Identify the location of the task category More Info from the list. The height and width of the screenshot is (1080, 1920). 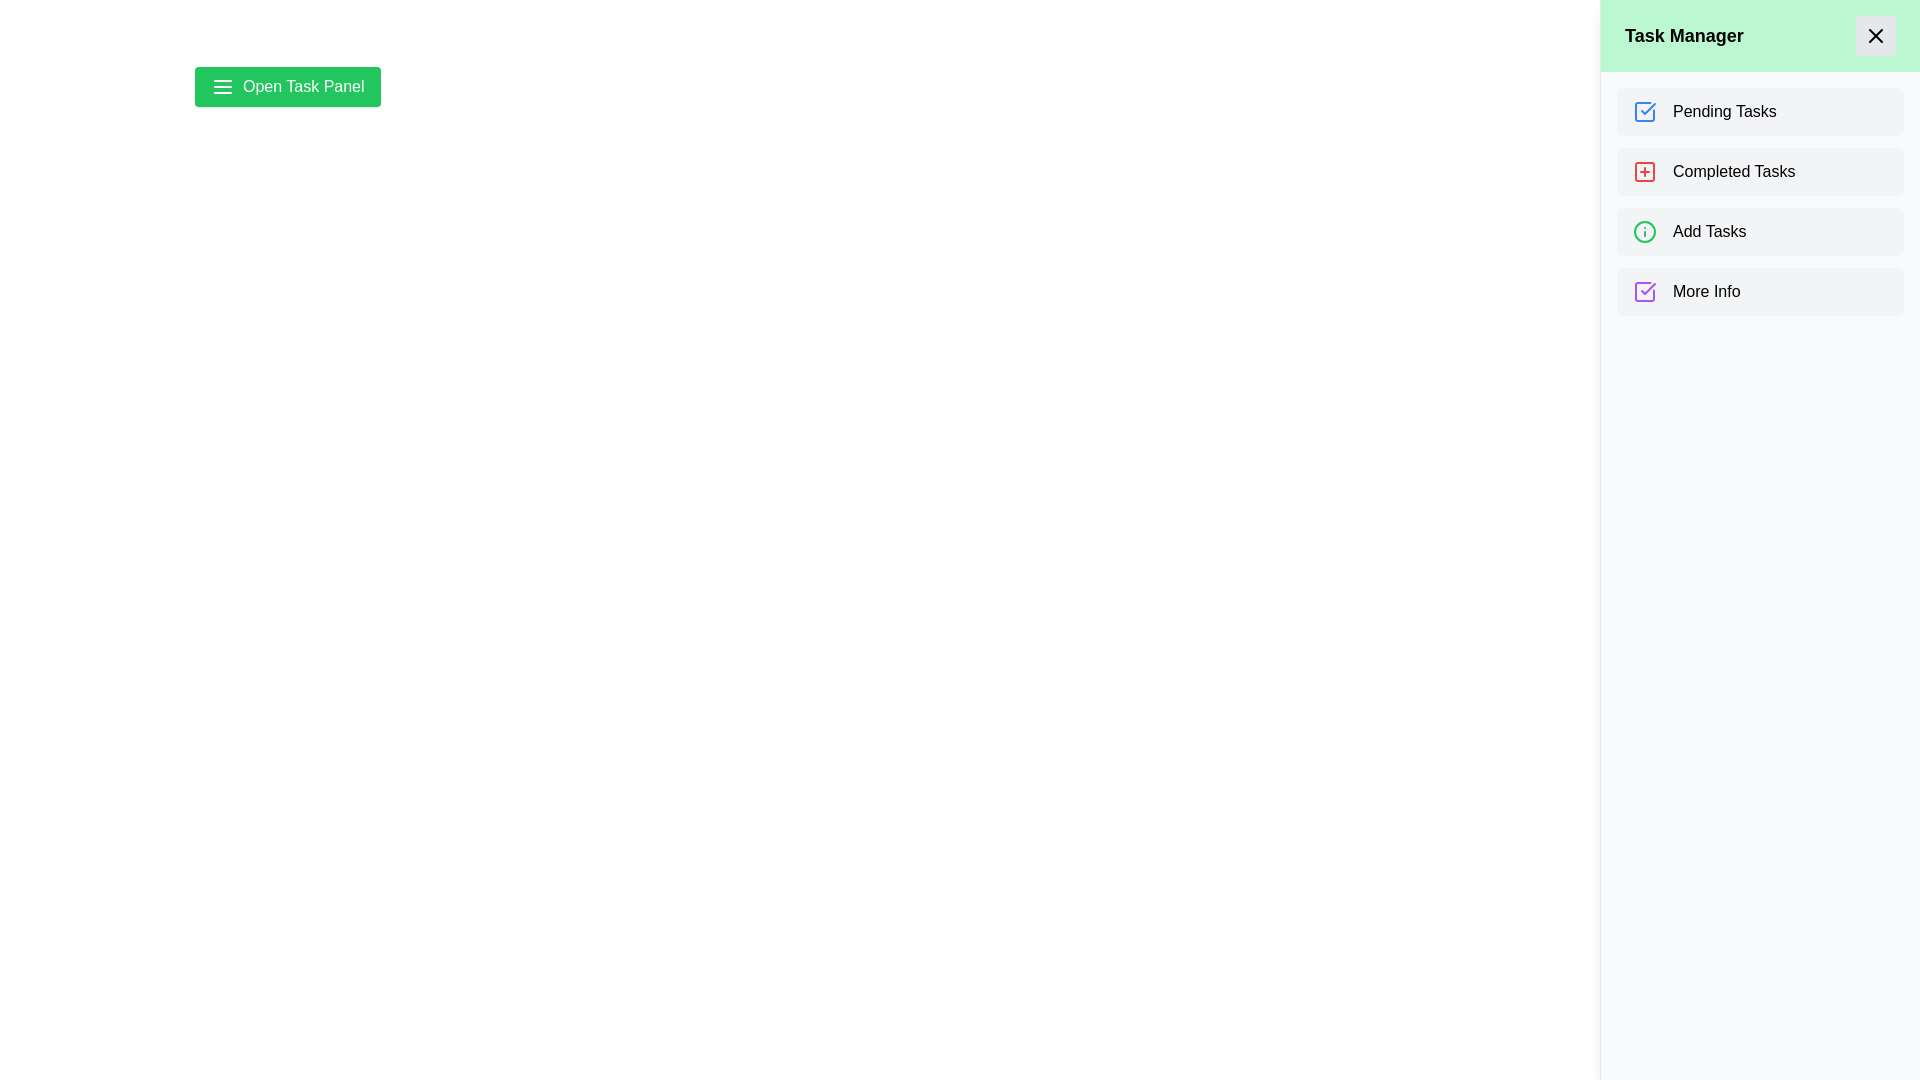
(1760, 292).